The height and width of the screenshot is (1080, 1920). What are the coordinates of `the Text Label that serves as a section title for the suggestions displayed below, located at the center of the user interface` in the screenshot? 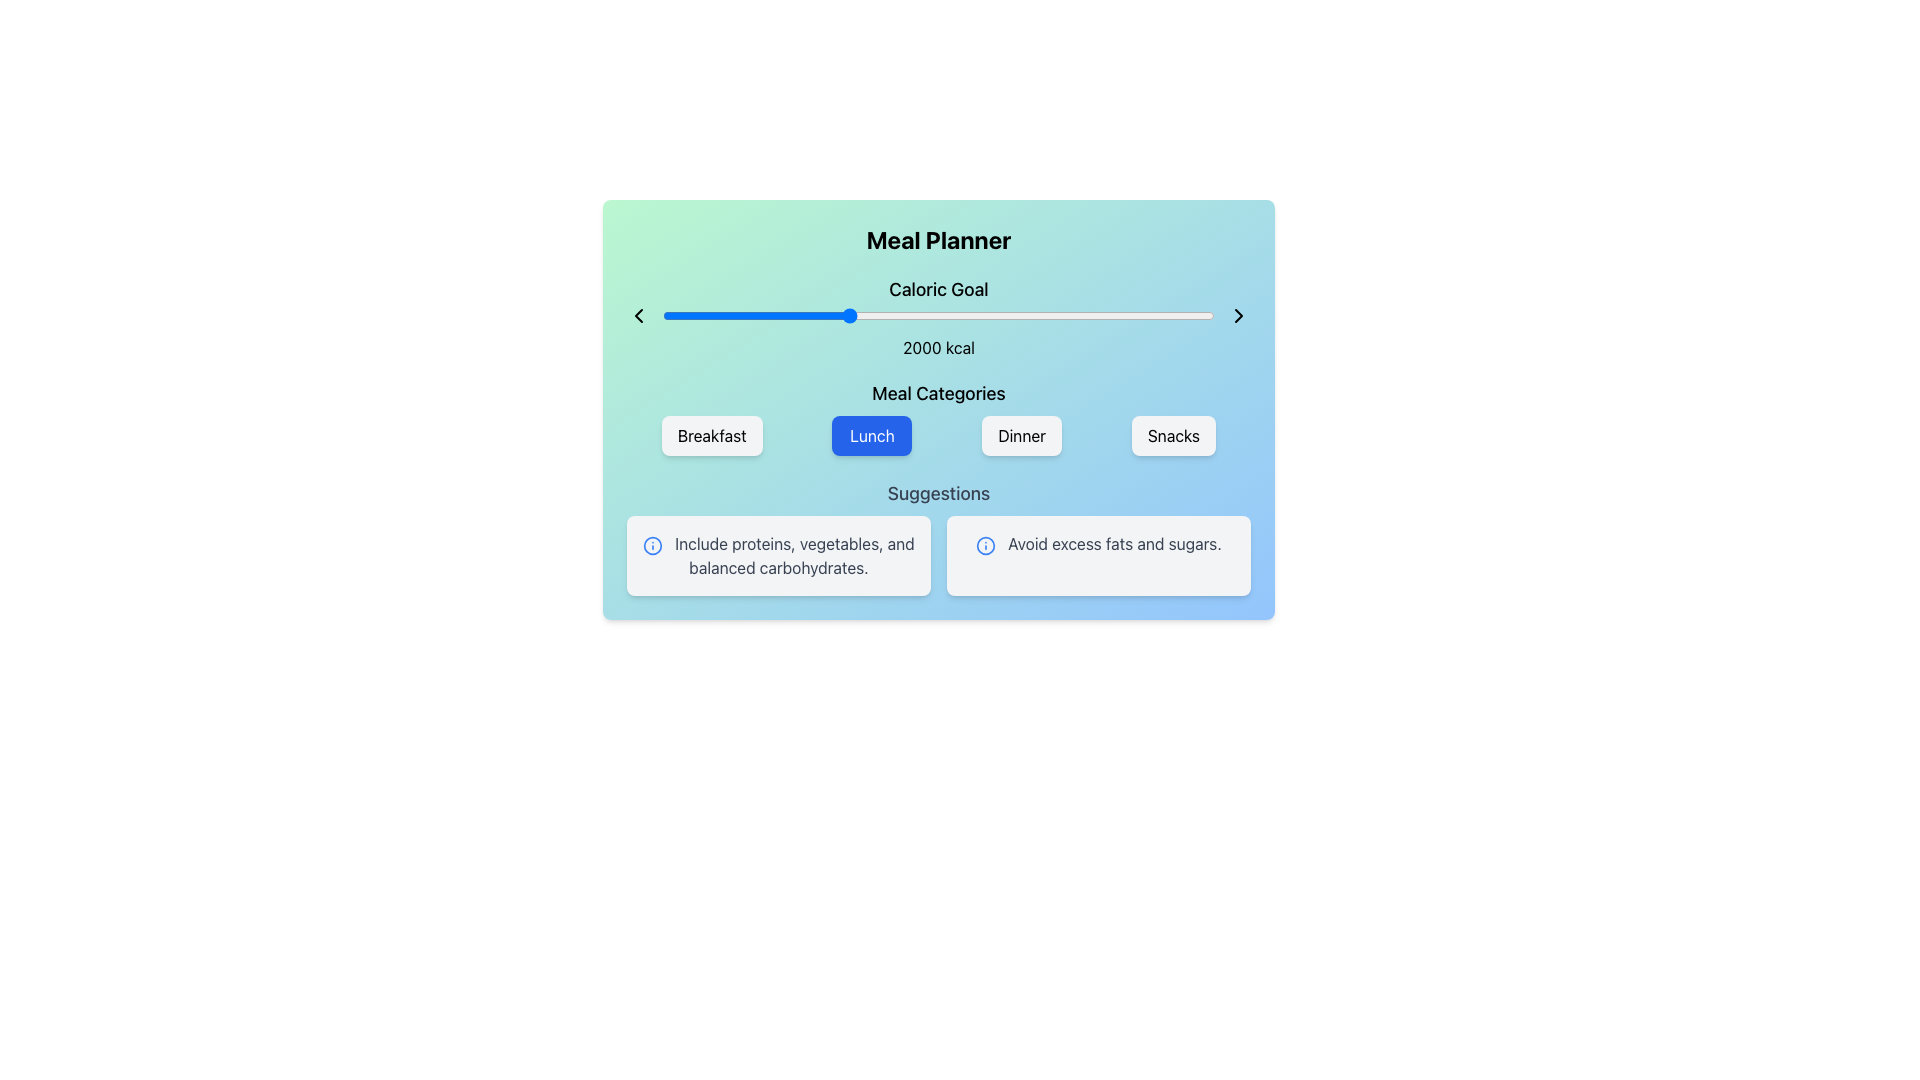 It's located at (938, 493).